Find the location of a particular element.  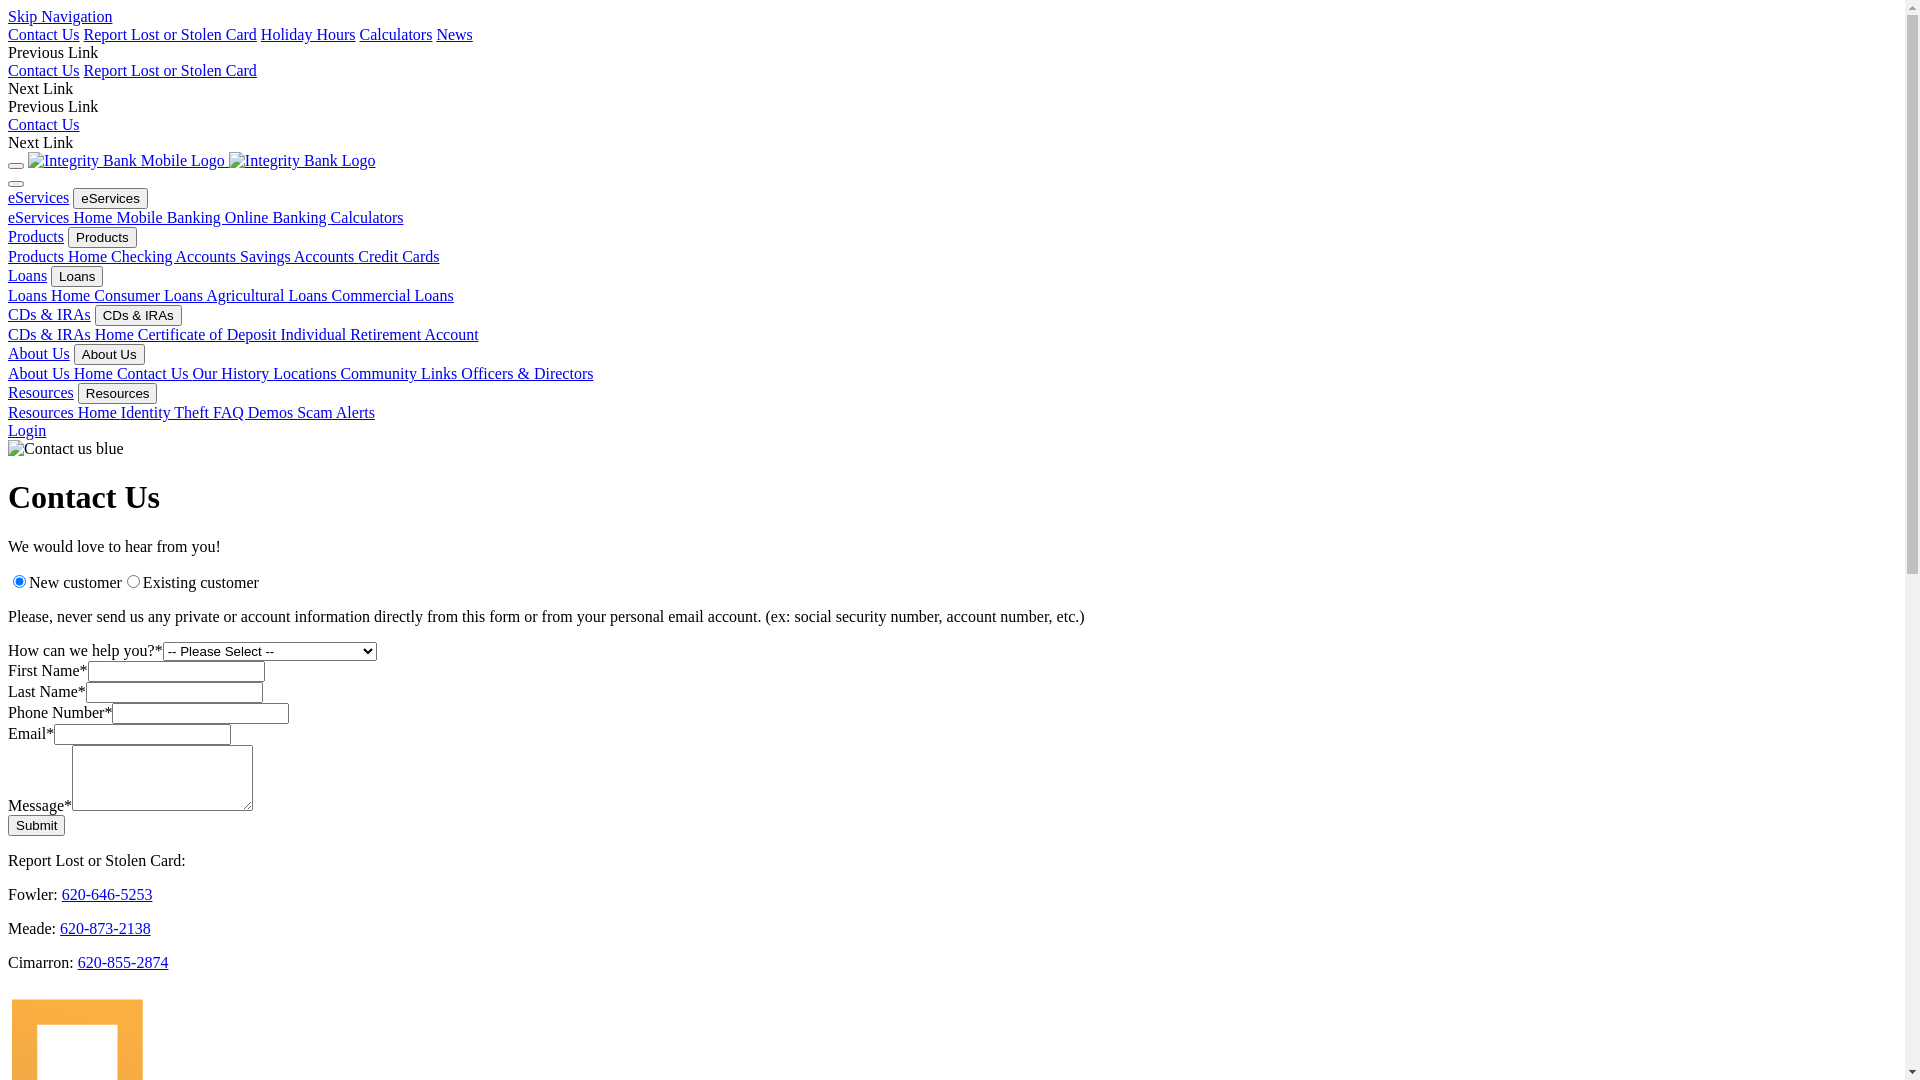

'Loans' is located at coordinates (76, 276).